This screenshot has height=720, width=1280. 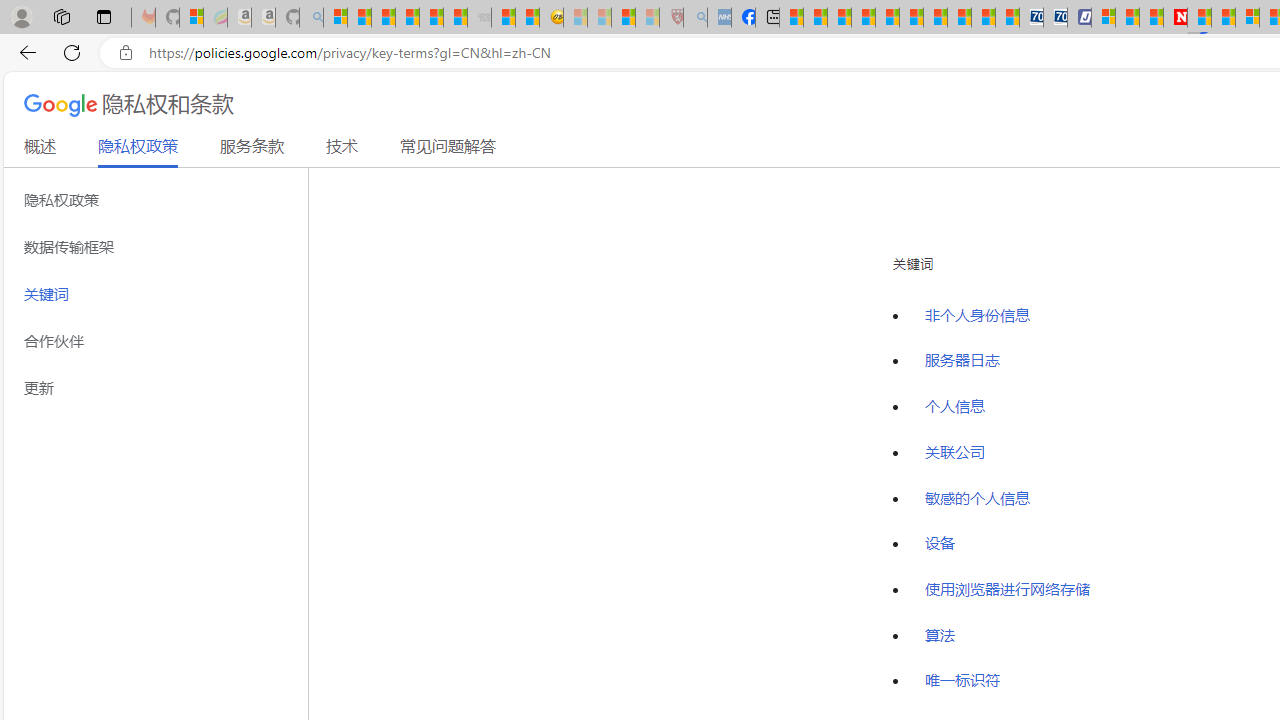 What do you see at coordinates (1222, 17) in the screenshot?
I see `'14 Common Myths Debunked By Scientific Facts'` at bounding box center [1222, 17].